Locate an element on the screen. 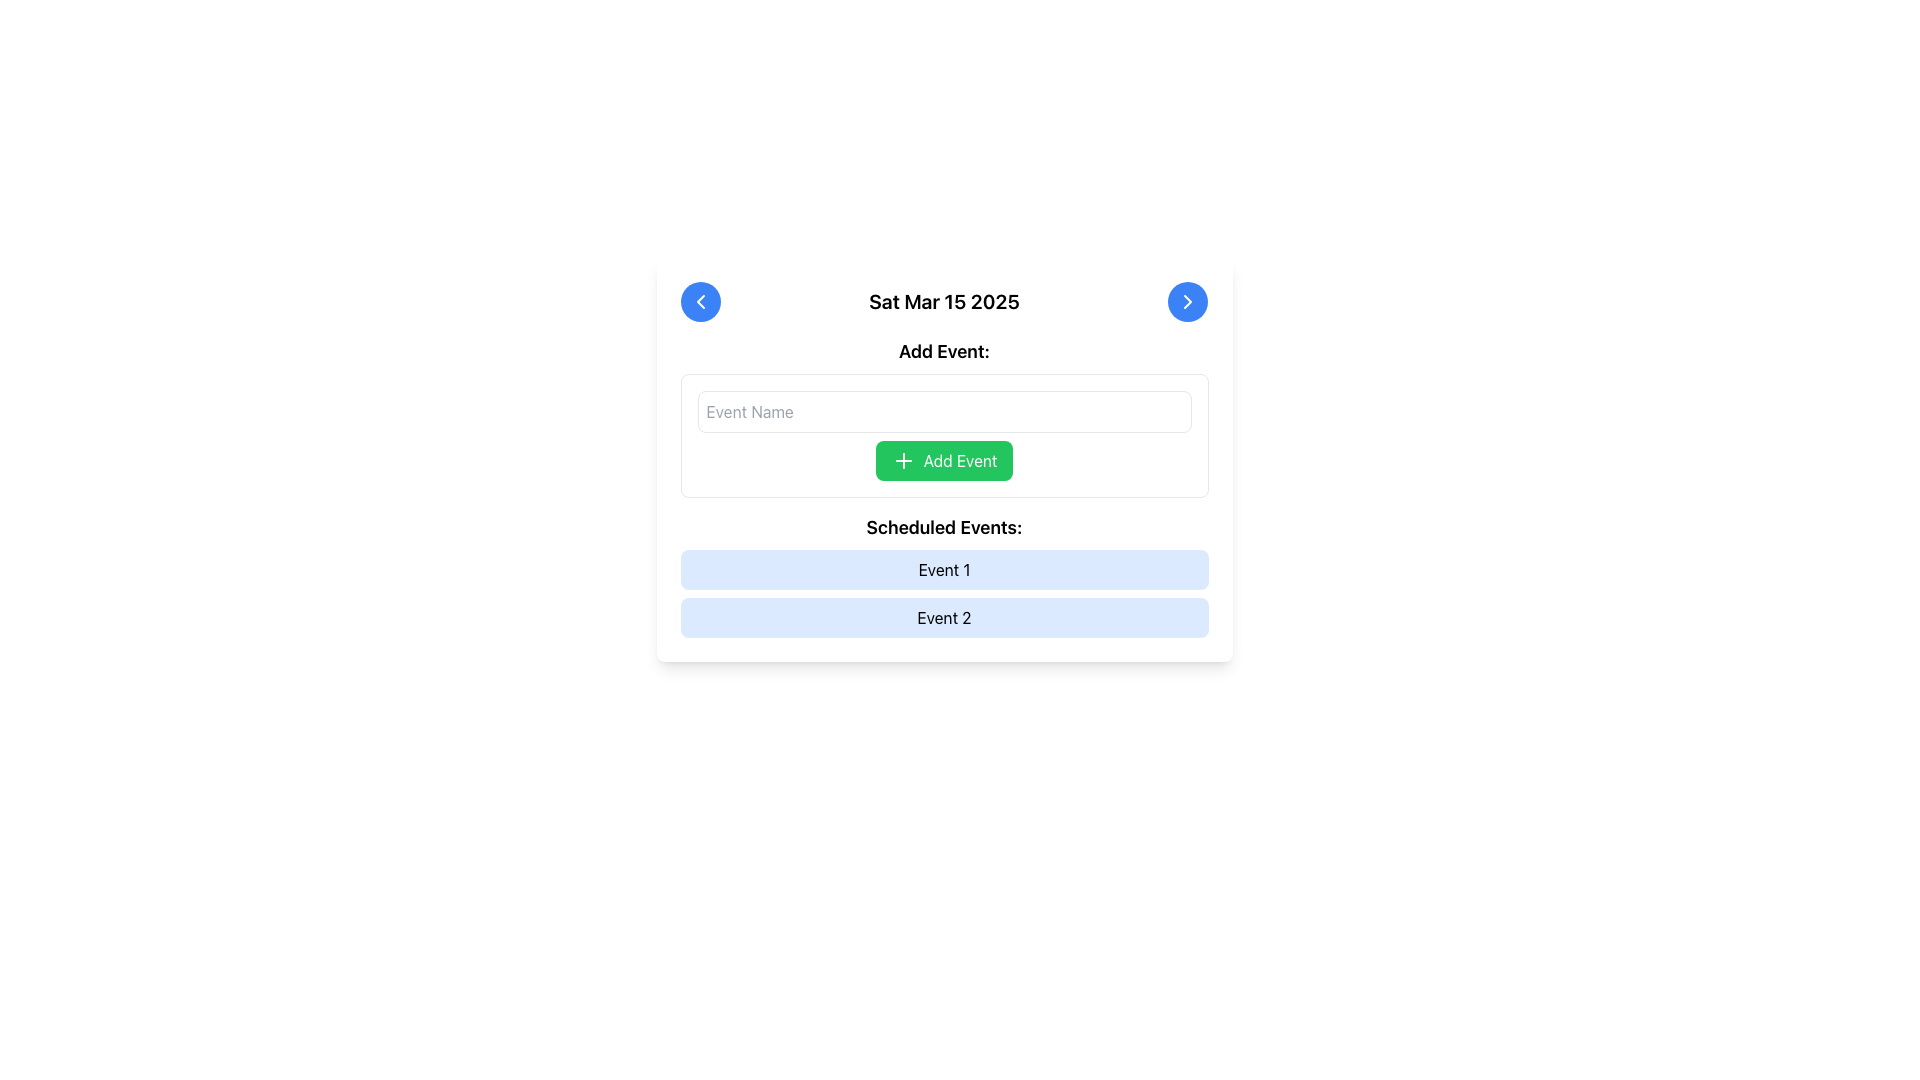 This screenshot has width=1920, height=1080. the 'Add Event' icon which is a symbolic representation for adding an event, located within the green button below the event name input box is located at coordinates (902, 461).